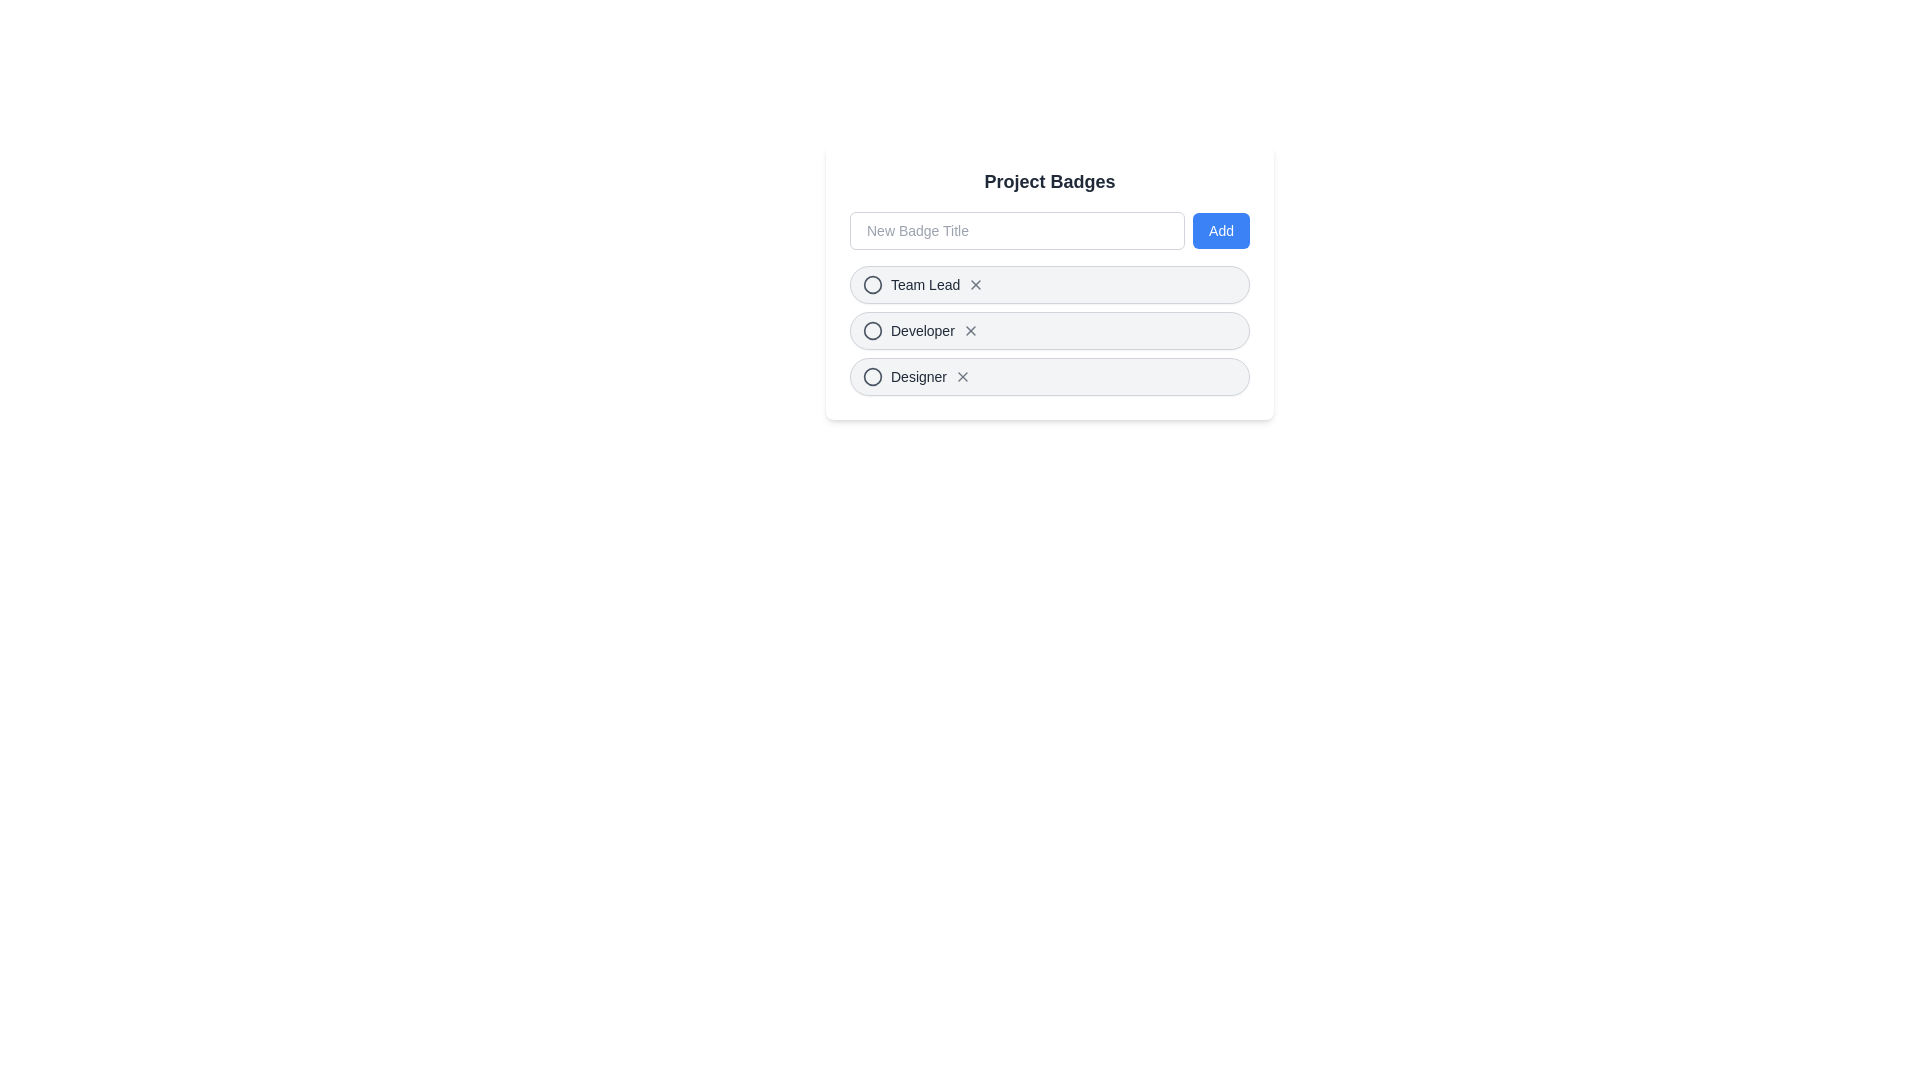 Image resolution: width=1920 pixels, height=1080 pixels. Describe the element at coordinates (970, 330) in the screenshot. I see `the badge labeled Developer by clicking the corresponding 'X' button` at that location.